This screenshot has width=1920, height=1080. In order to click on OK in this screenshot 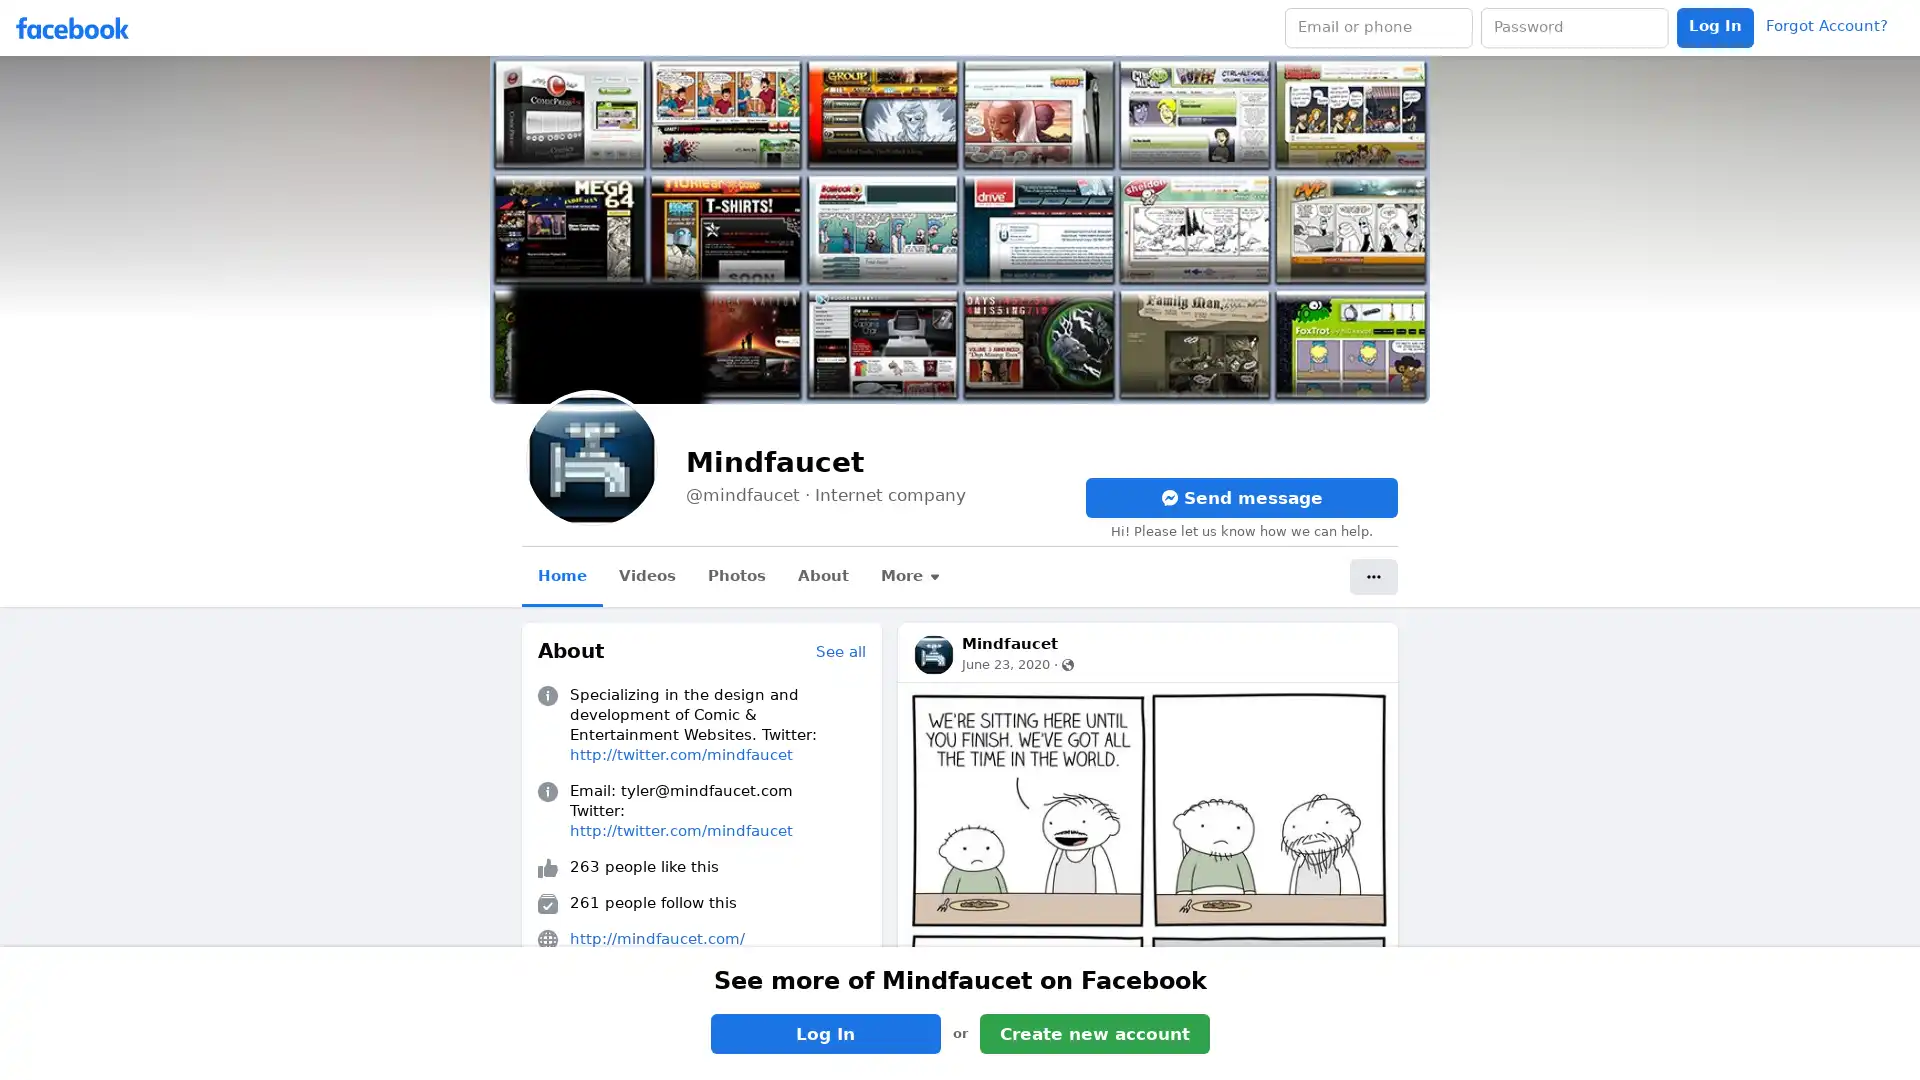, I will do `click(1163, 596)`.